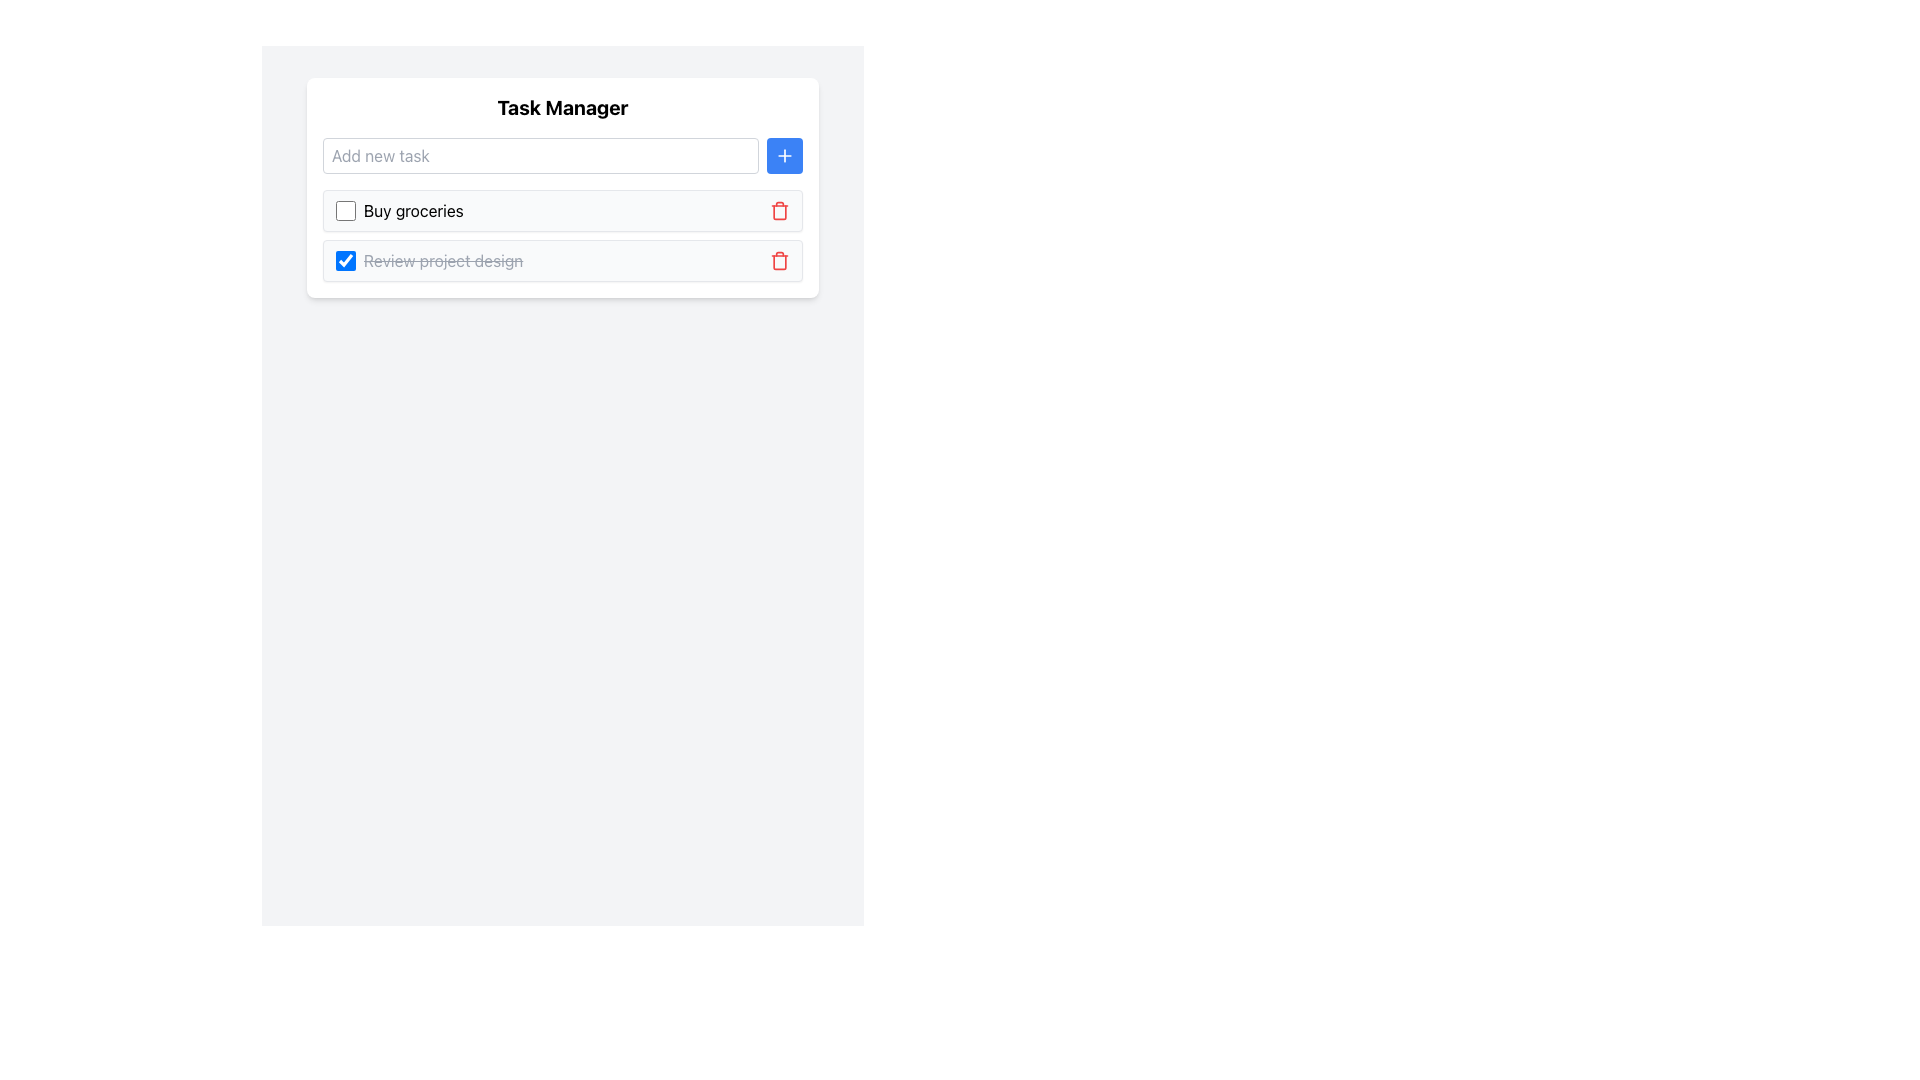 This screenshot has height=1080, width=1920. I want to click on the checkbox for the task 'Review project design', so click(345, 260).